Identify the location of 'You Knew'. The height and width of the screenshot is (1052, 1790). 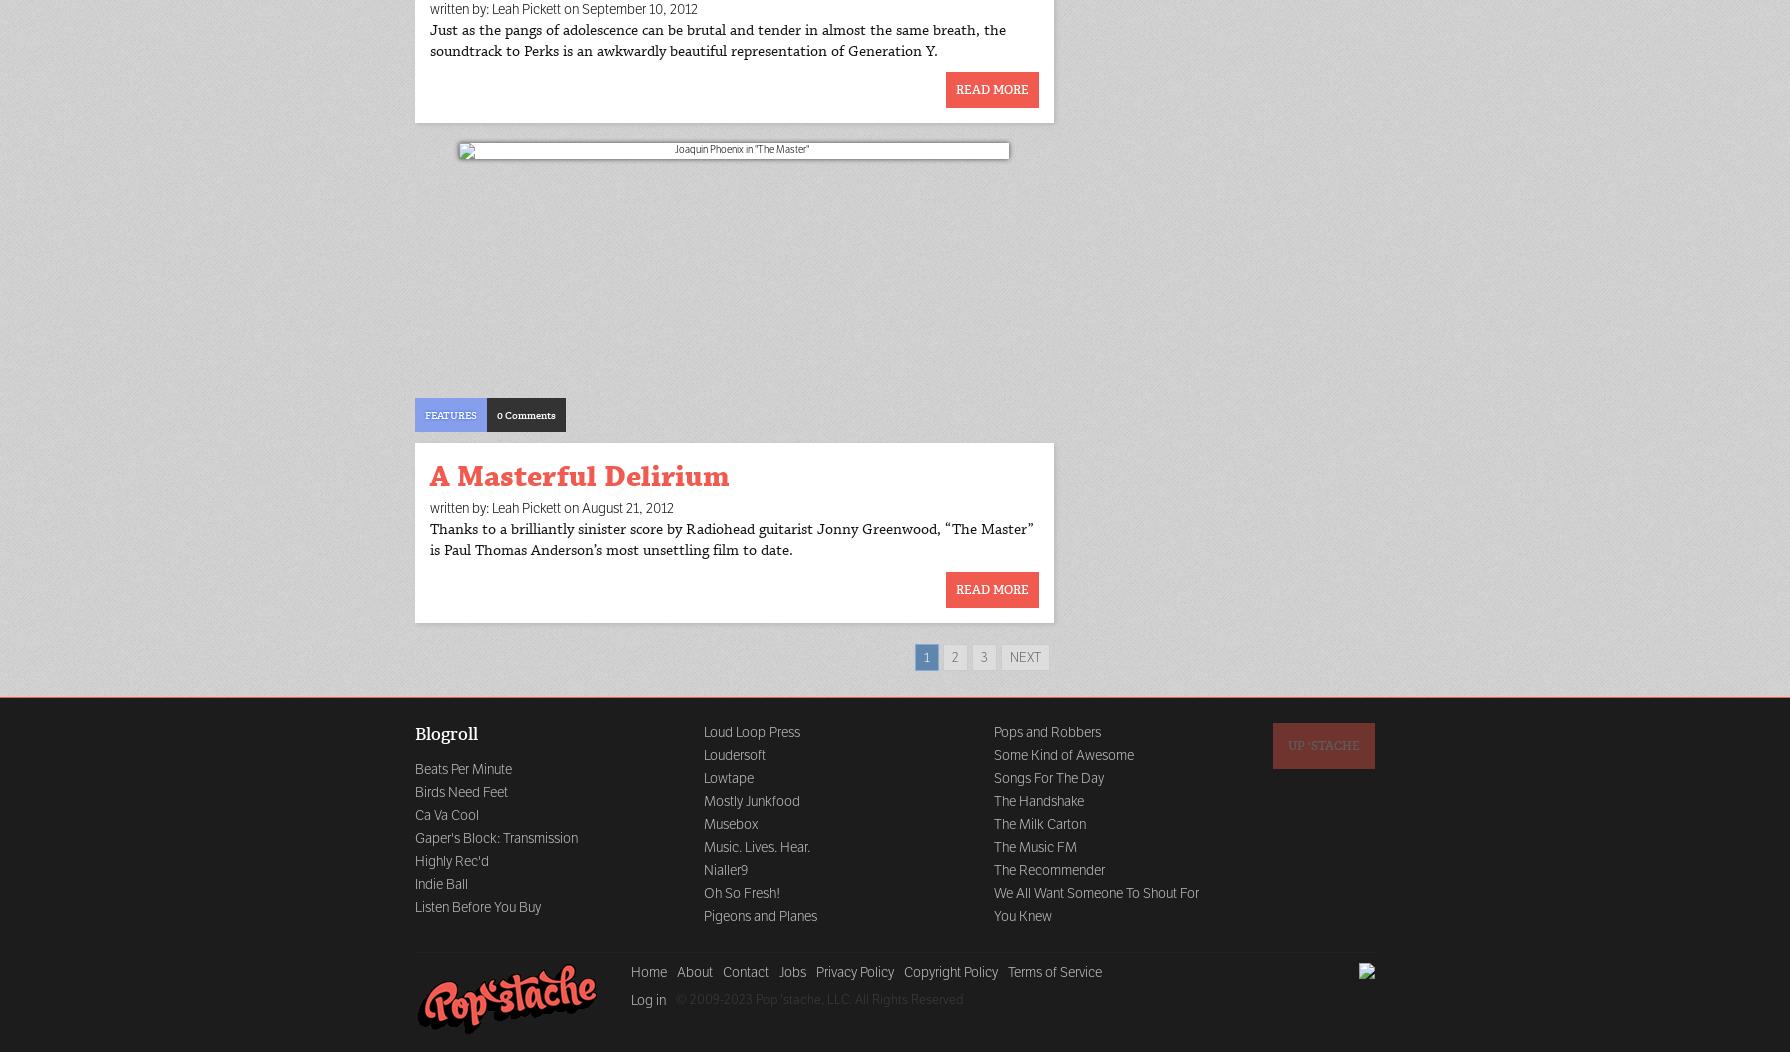
(1021, 915).